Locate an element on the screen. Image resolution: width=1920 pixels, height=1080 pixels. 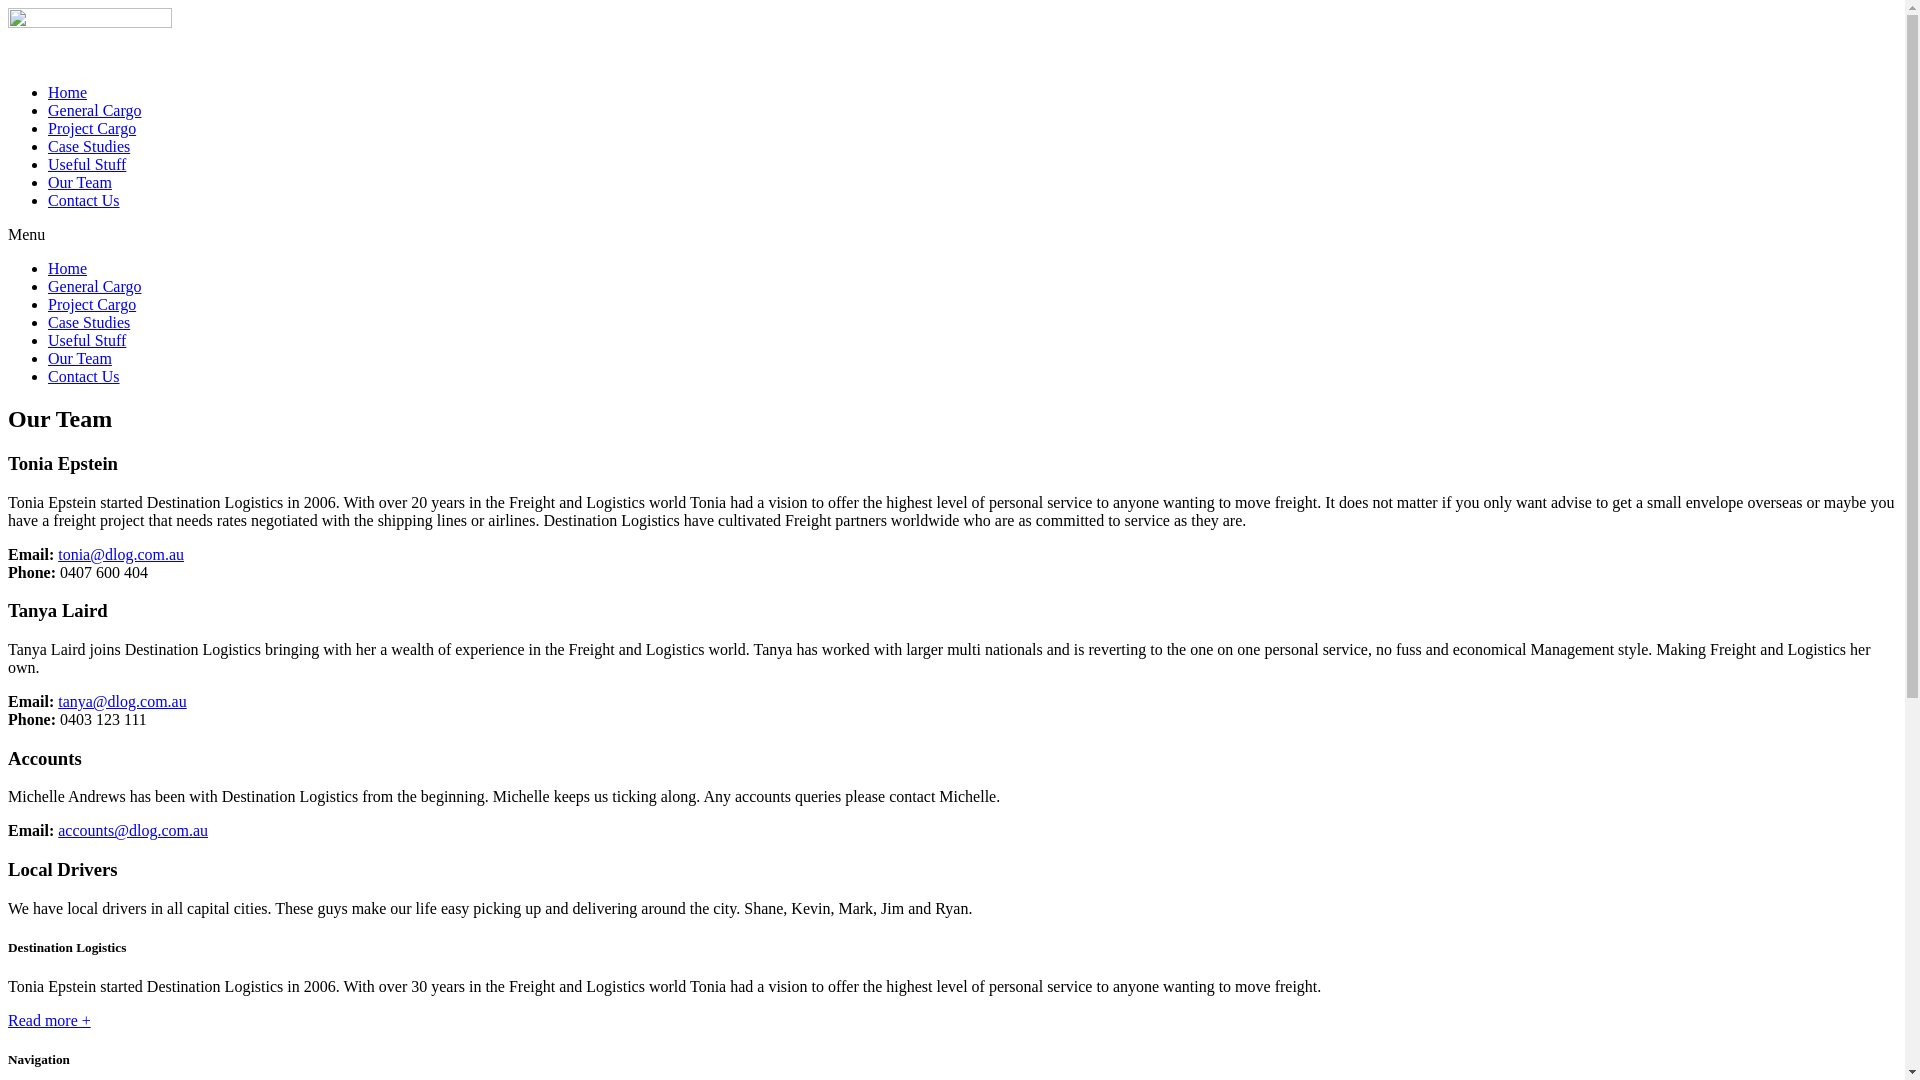
'Home' is located at coordinates (48, 267).